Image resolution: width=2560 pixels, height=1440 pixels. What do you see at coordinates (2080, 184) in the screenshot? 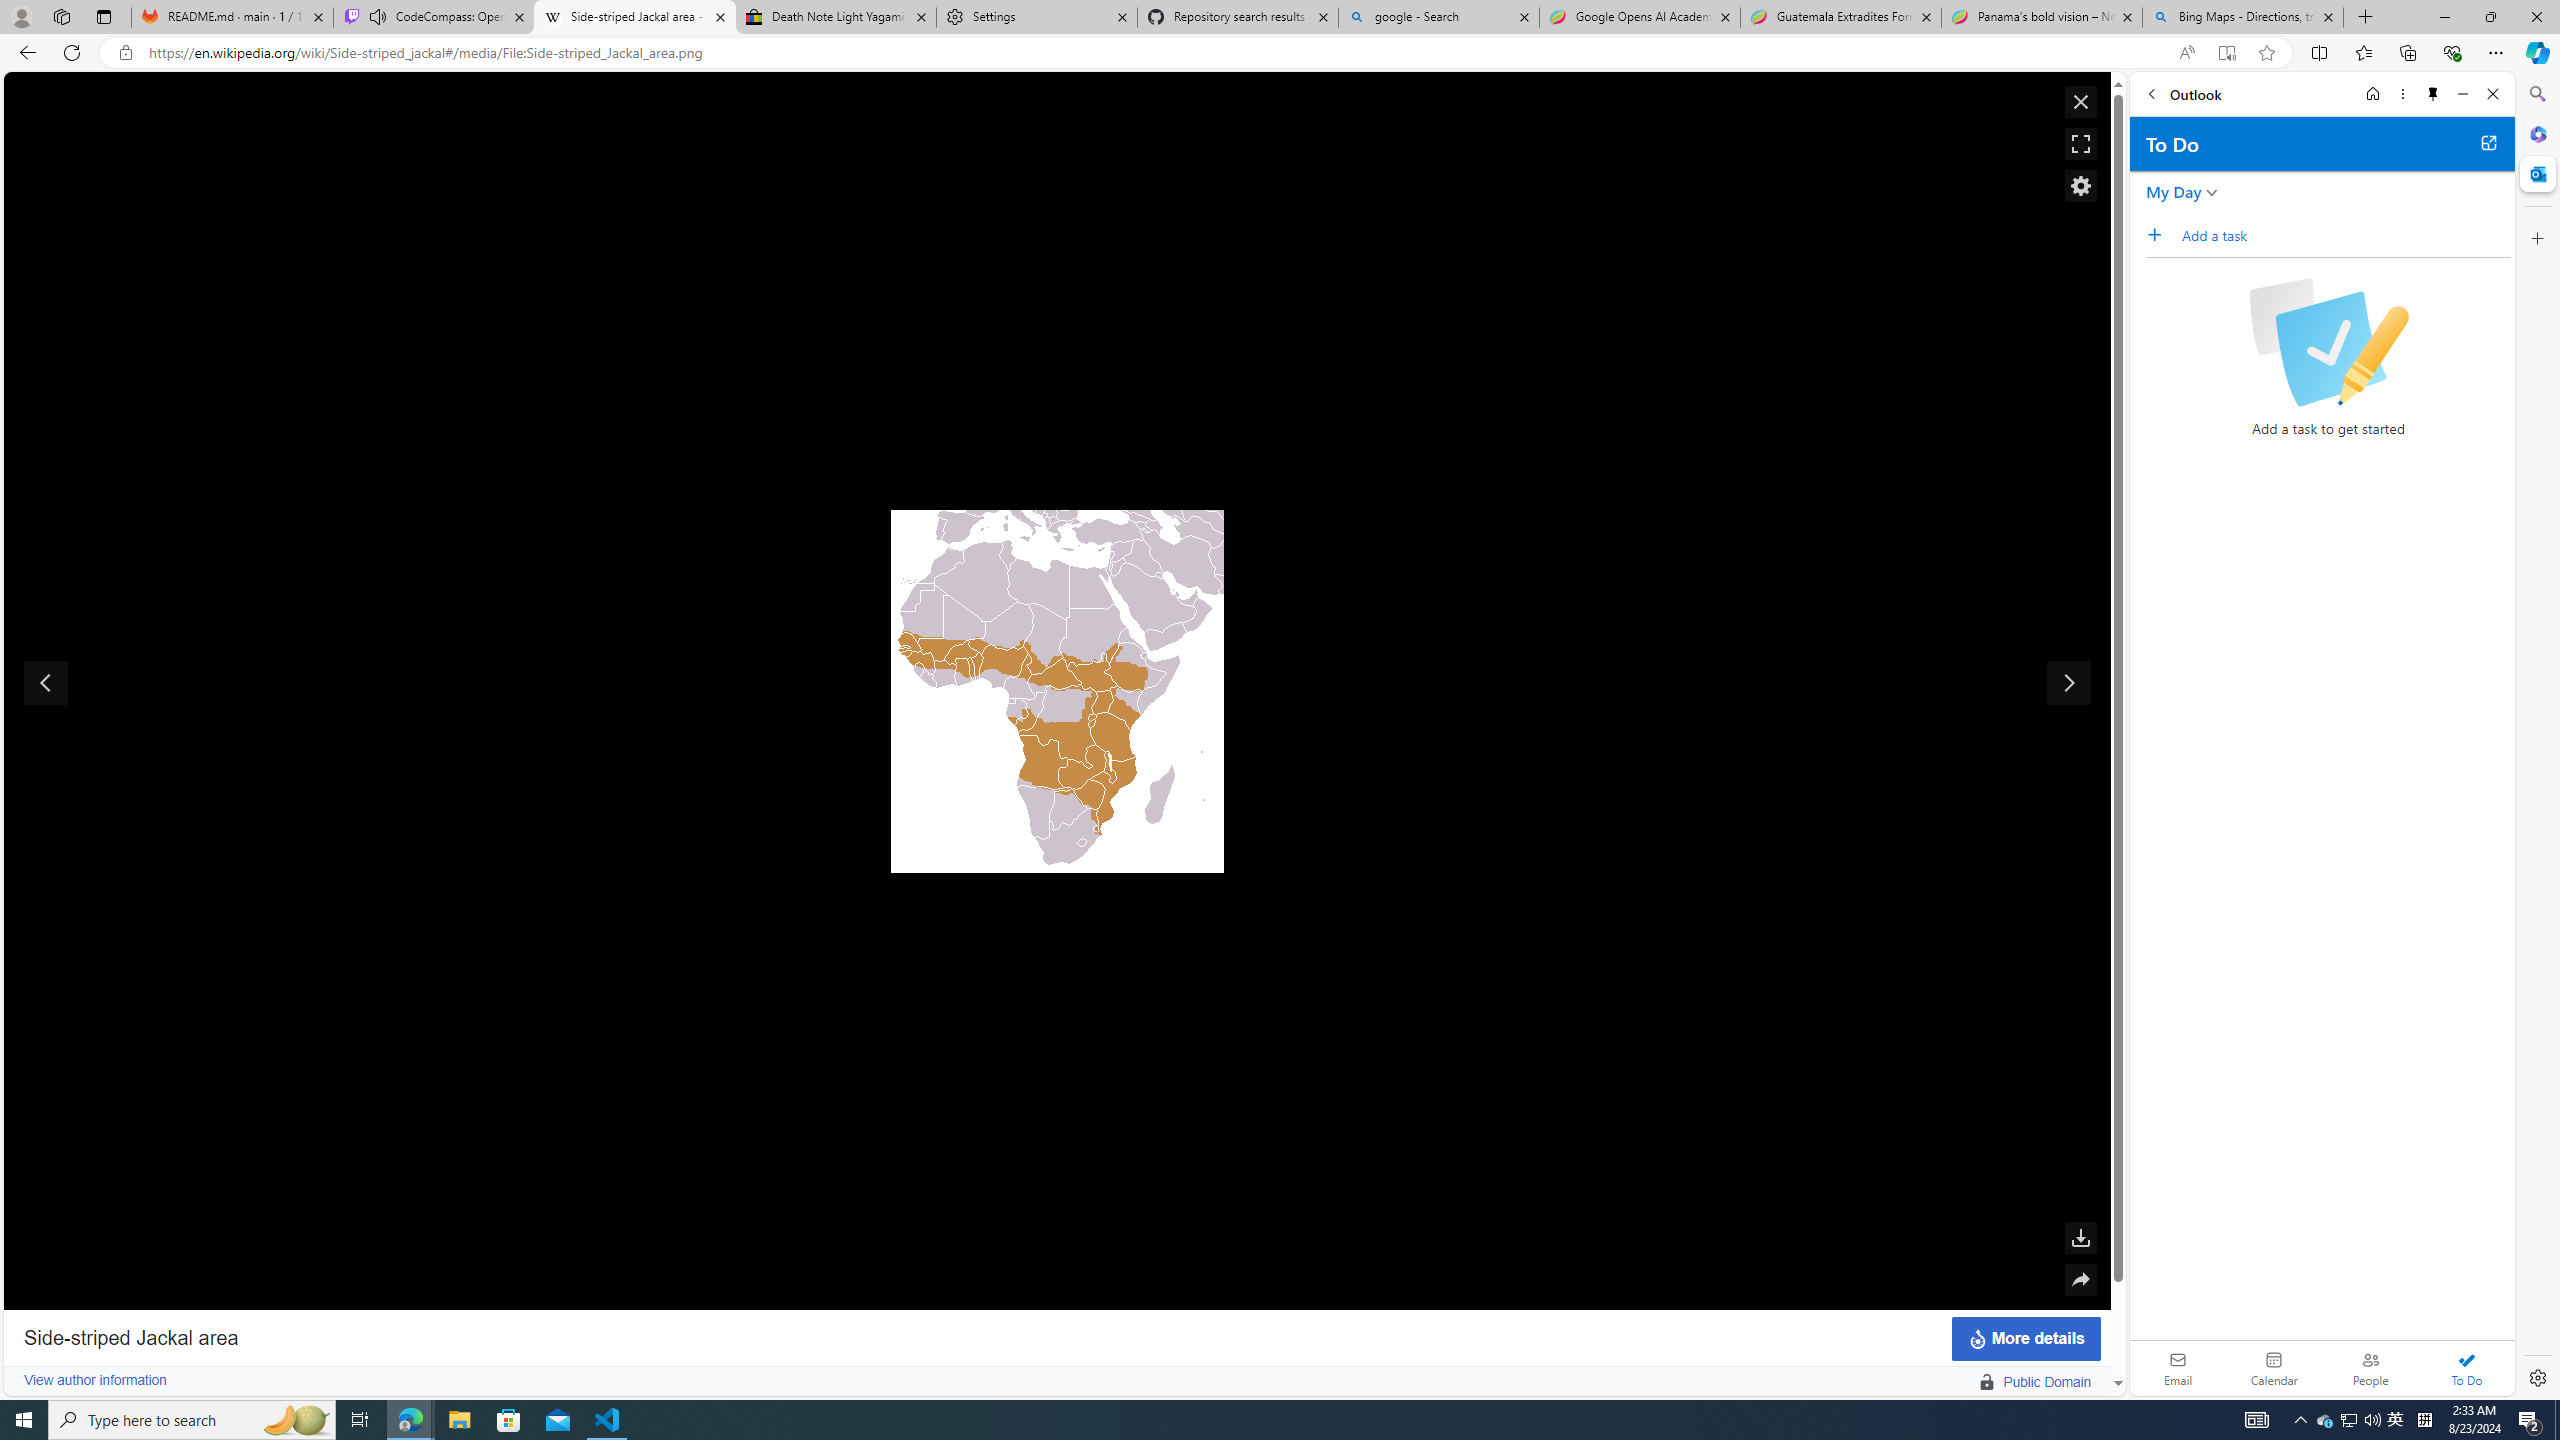
I see `'Enable or disable Media Viewer'` at bounding box center [2080, 184].